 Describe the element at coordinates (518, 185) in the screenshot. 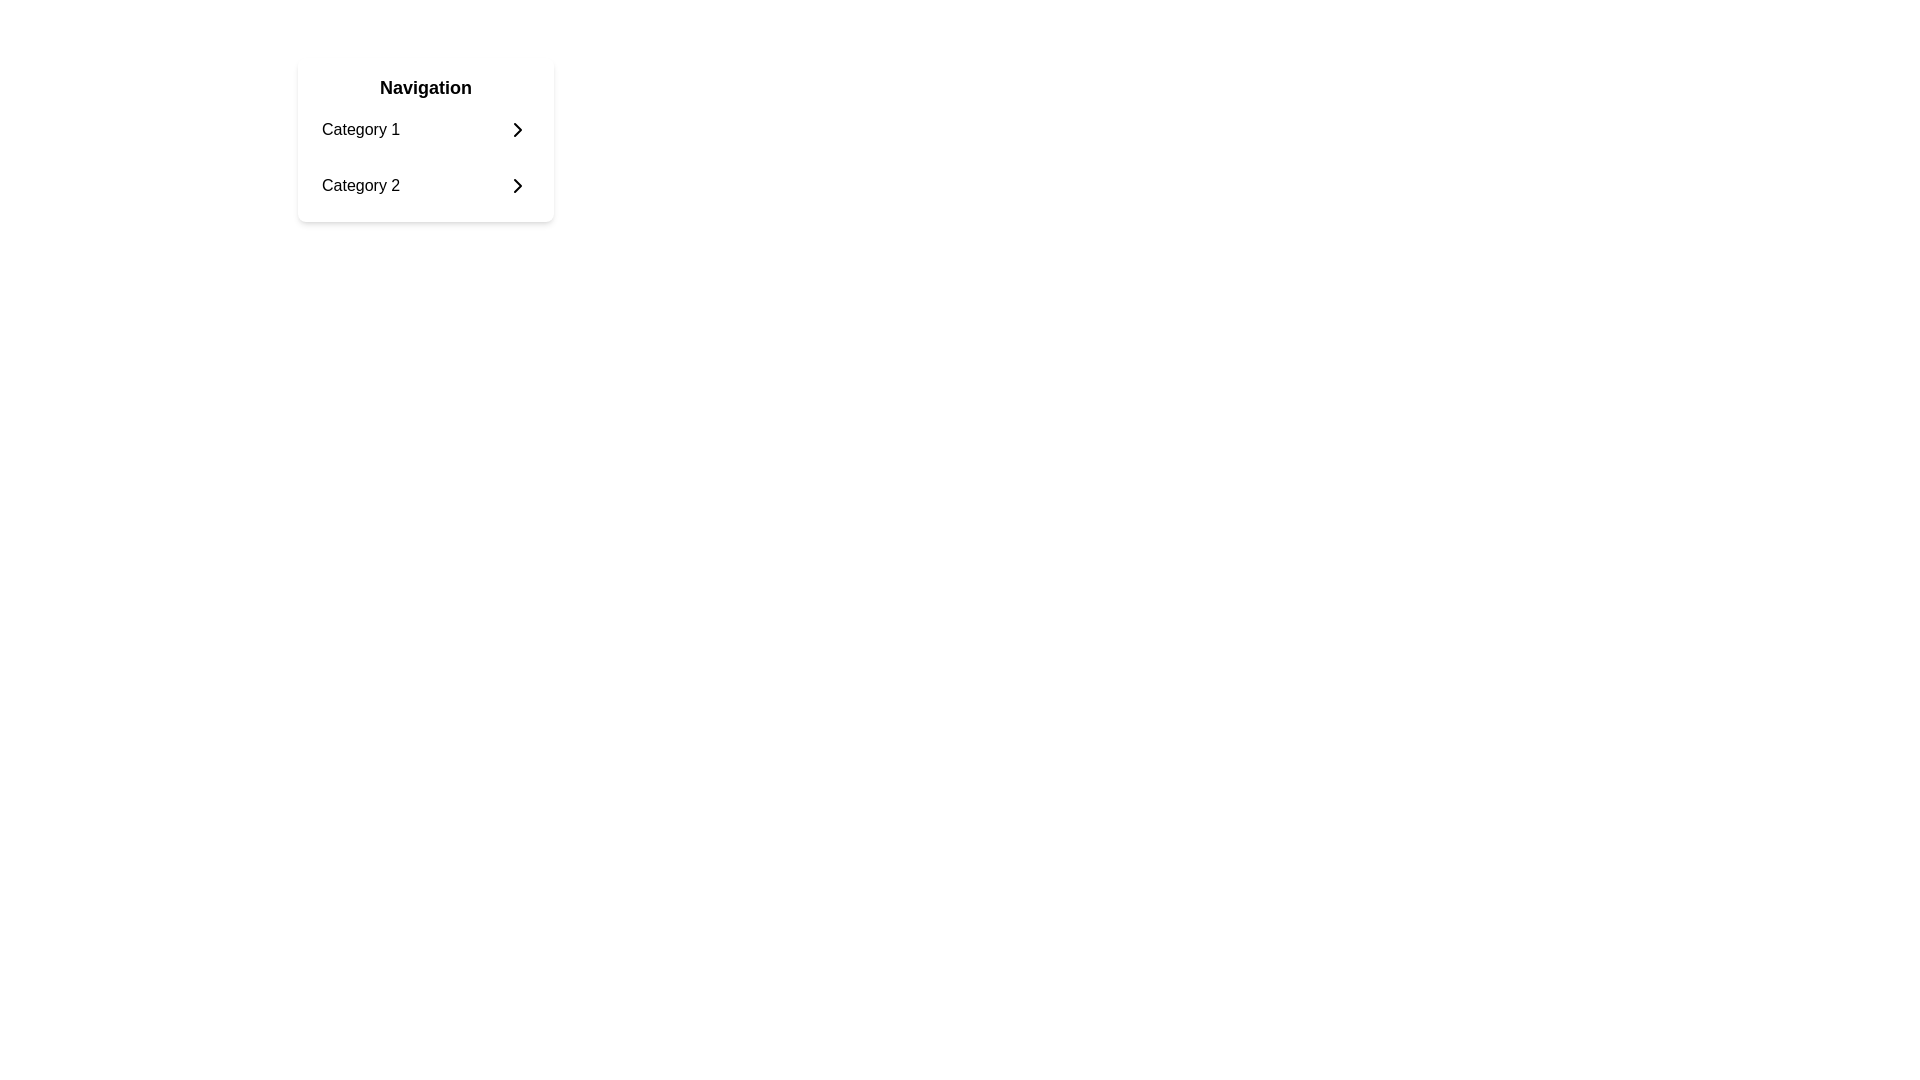

I see `the right-facing chevron arrow icon next to the text label 'Category 2'` at that location.